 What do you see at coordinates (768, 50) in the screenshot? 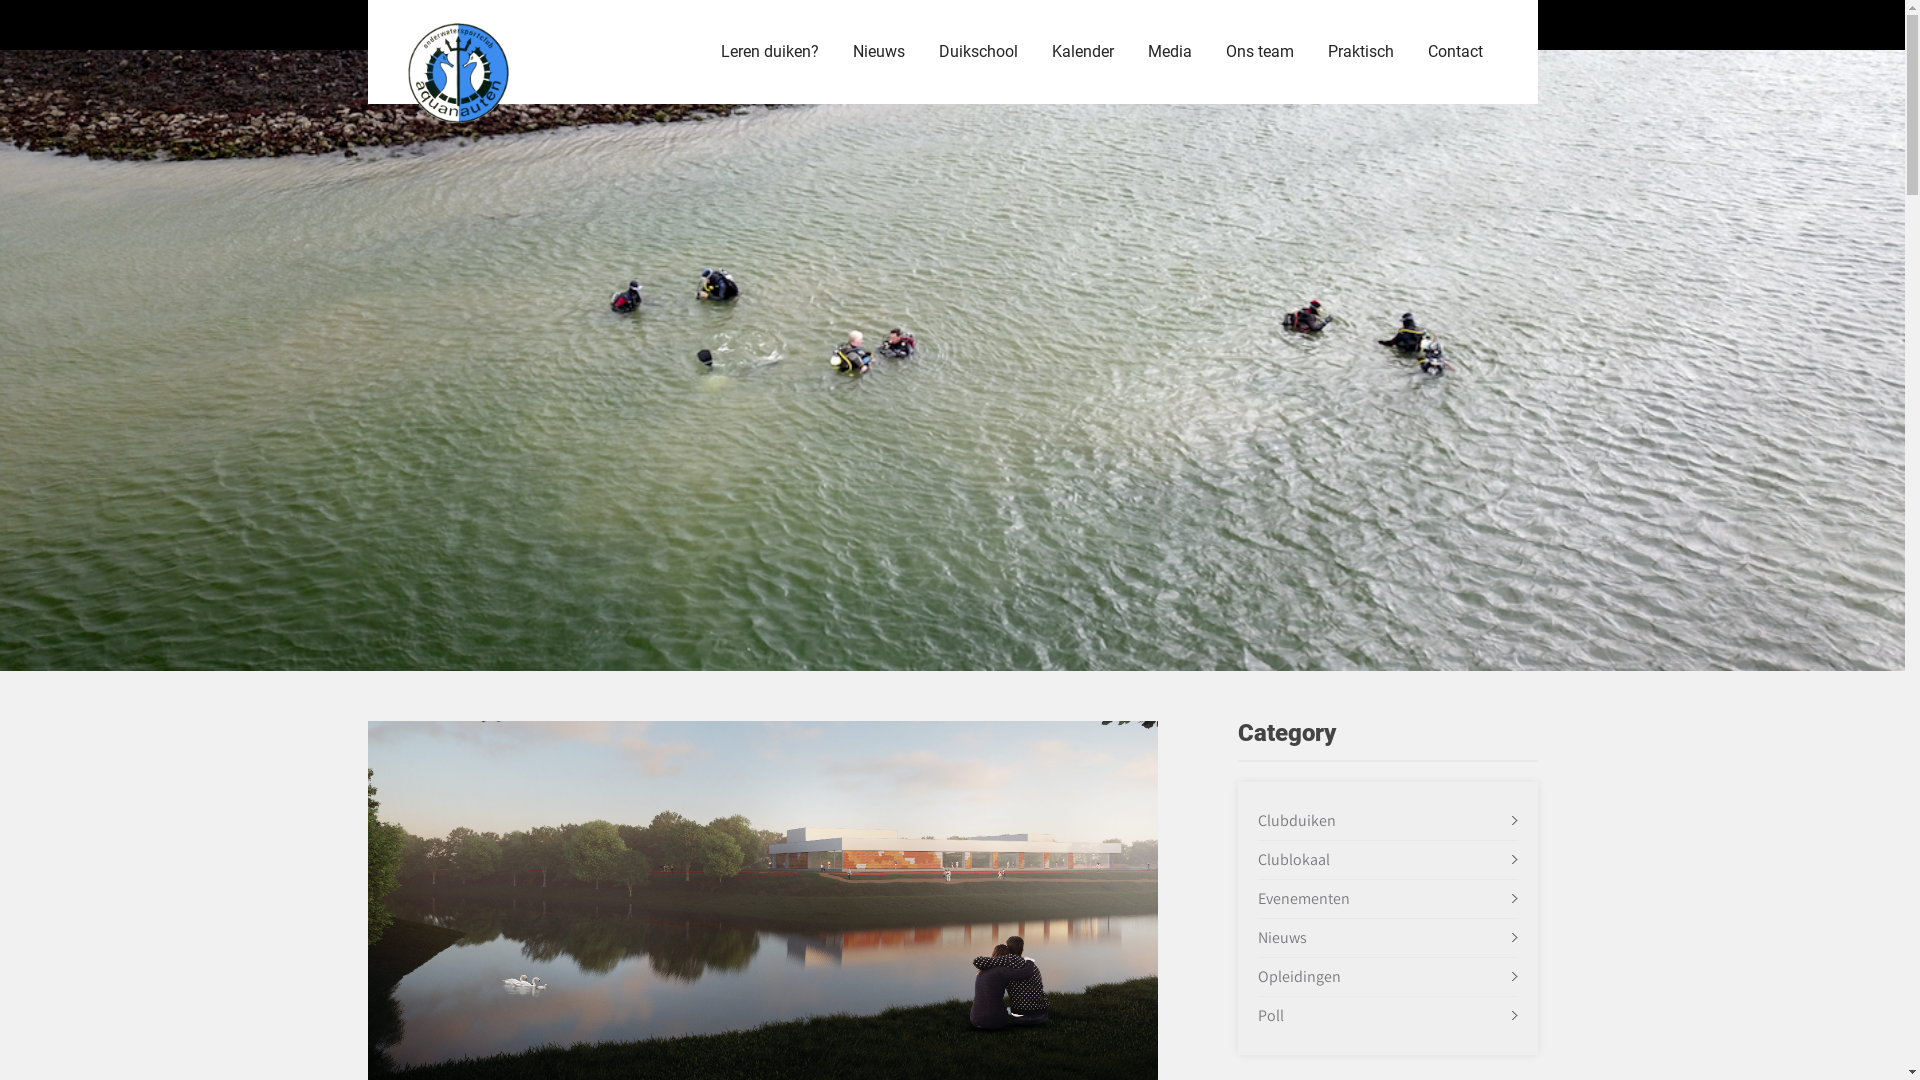
I see `'Leren duiken?'` at bounding box center [768, 50].